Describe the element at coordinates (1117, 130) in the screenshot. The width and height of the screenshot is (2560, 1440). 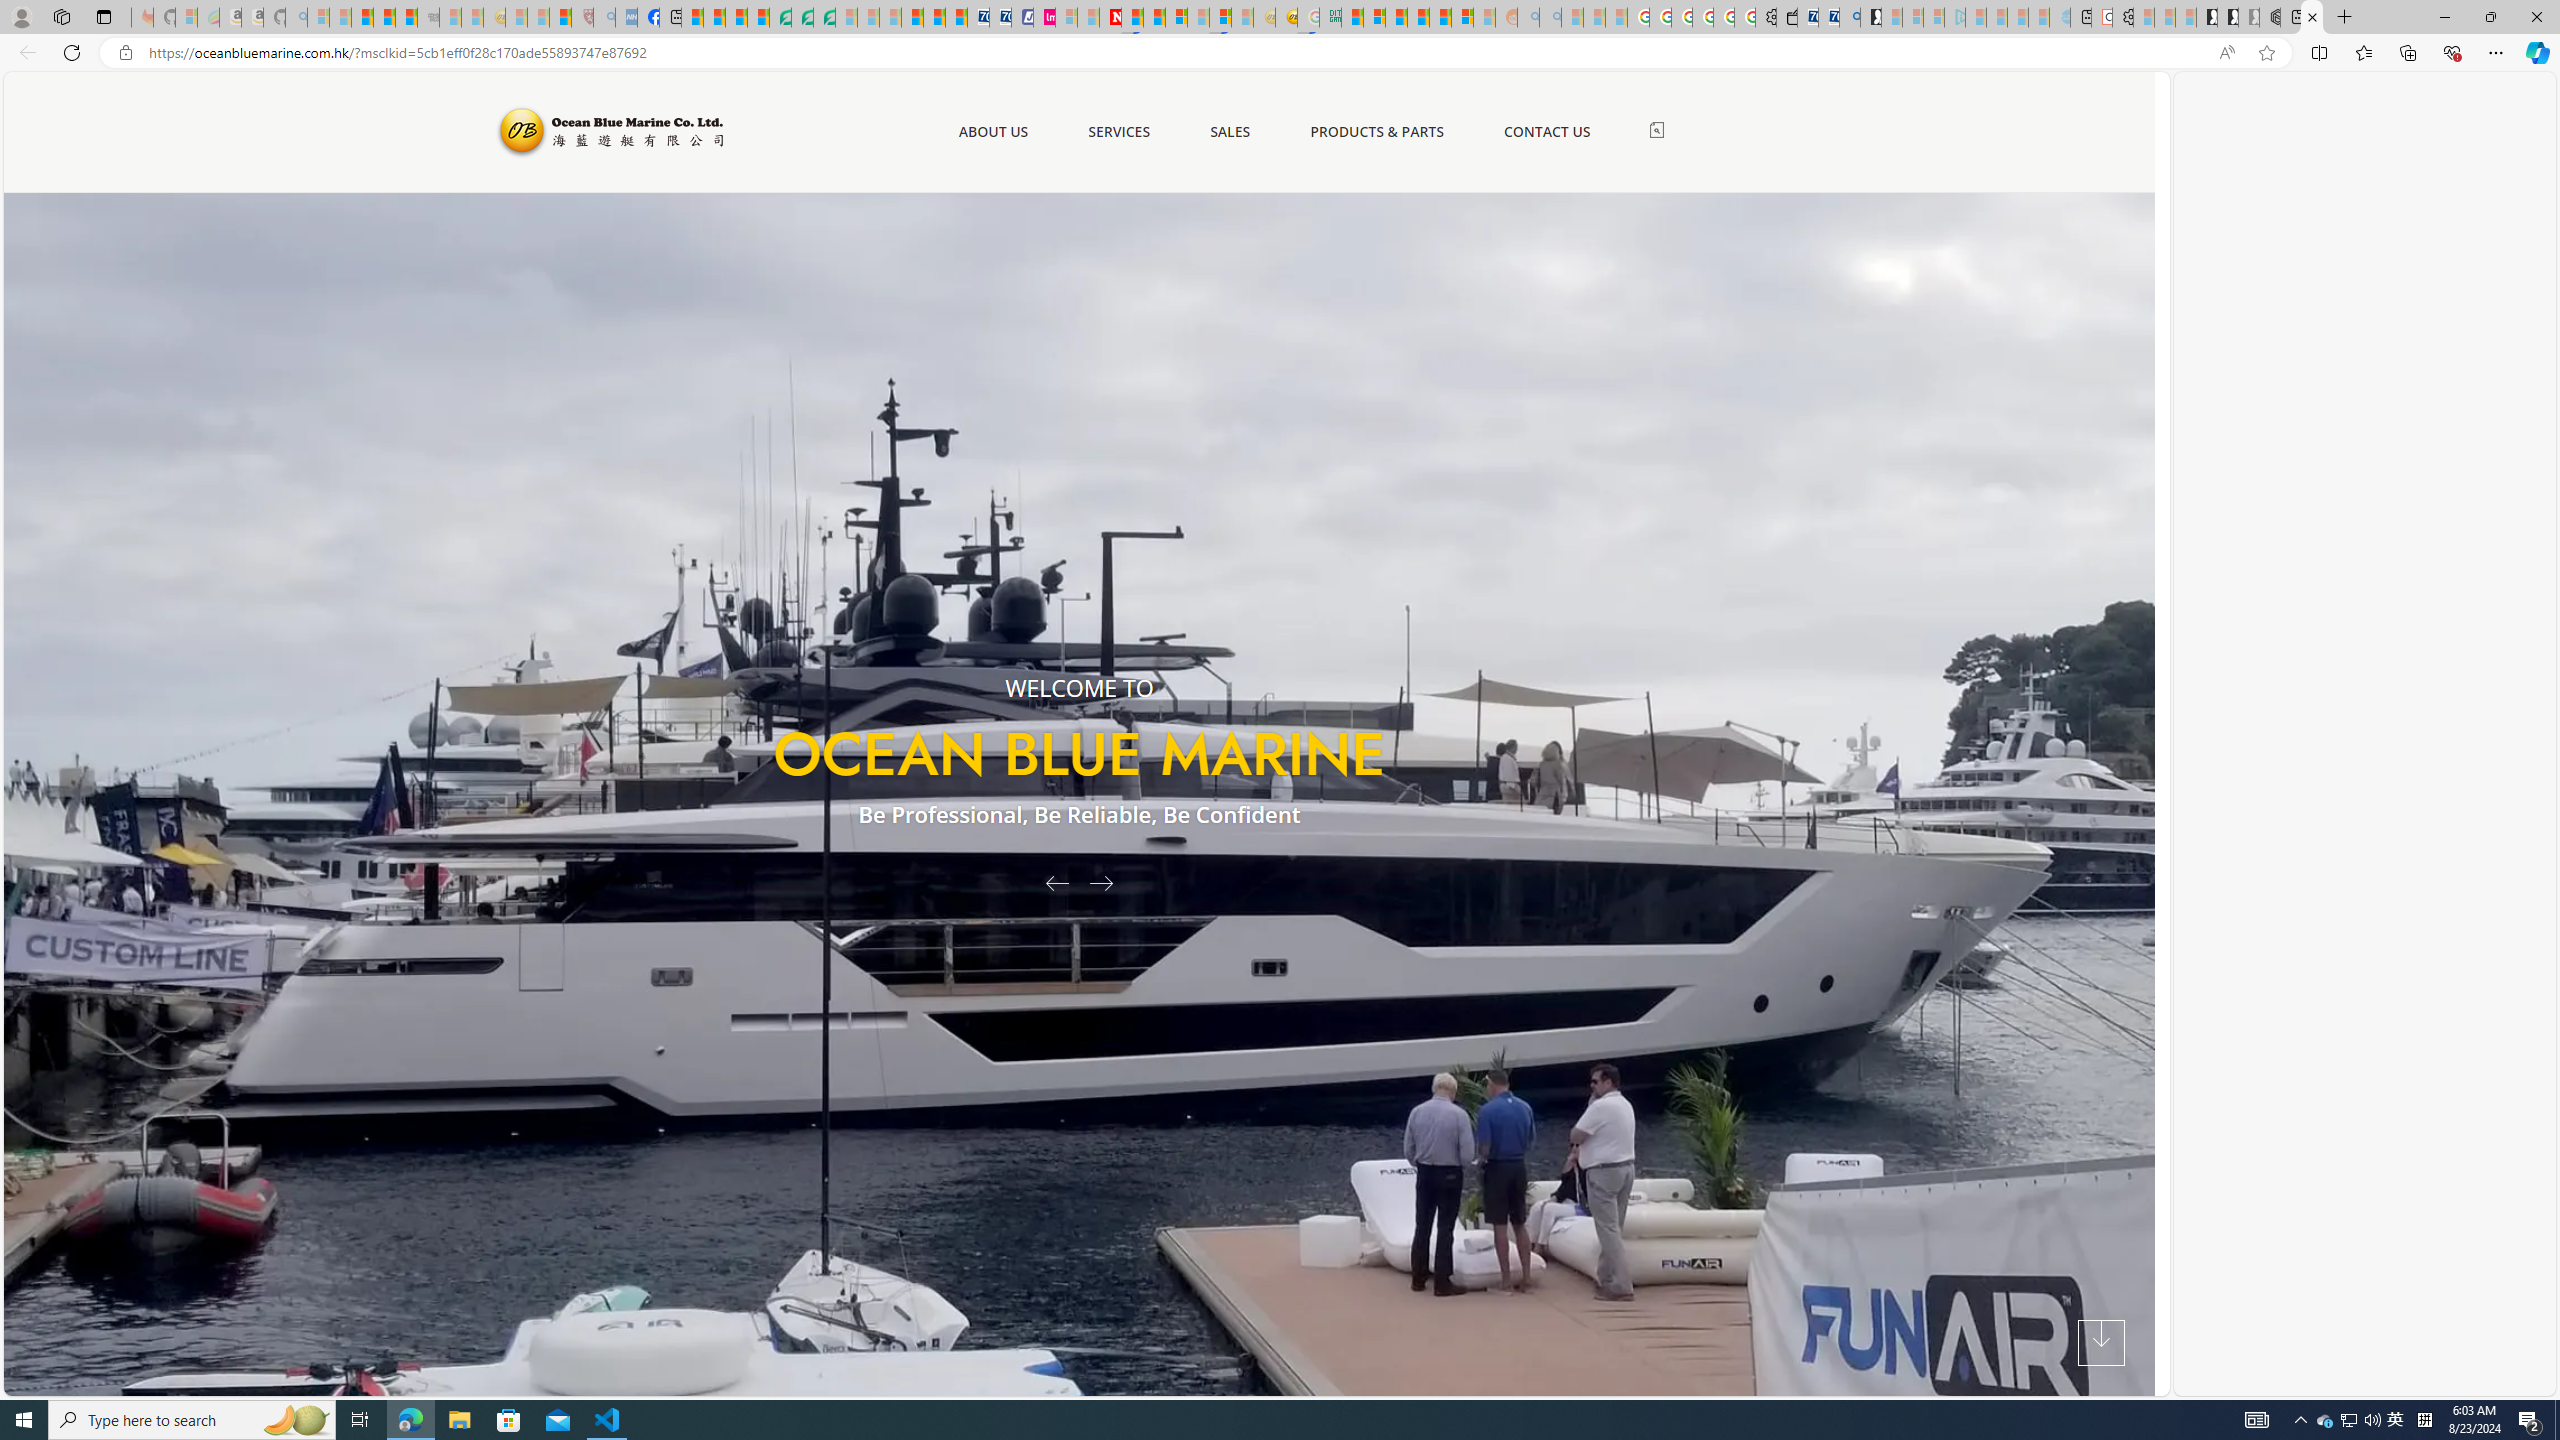
I see `'SERVICES'` at that location.